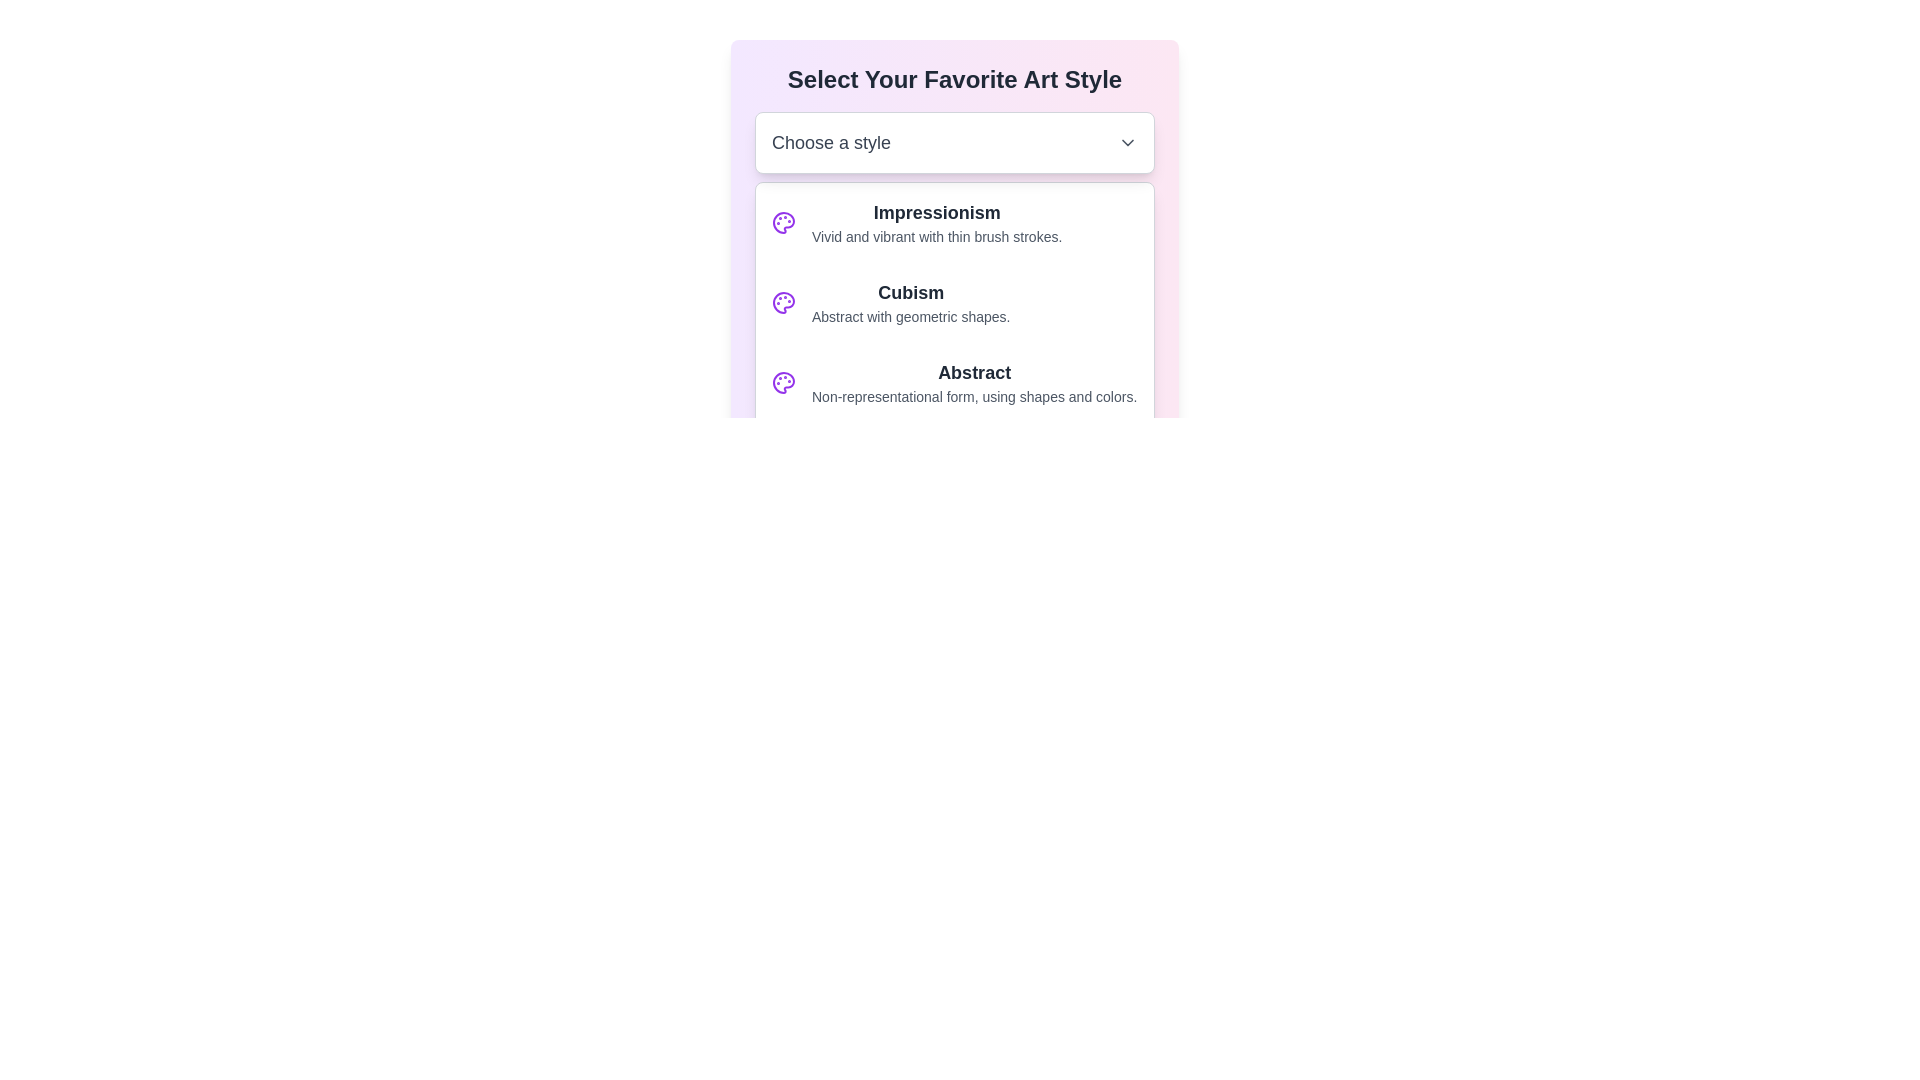  What do you see at coordinates (954, 284) in the screenshot?
I see `keyboard navigation` at bounding box center [954, 284].